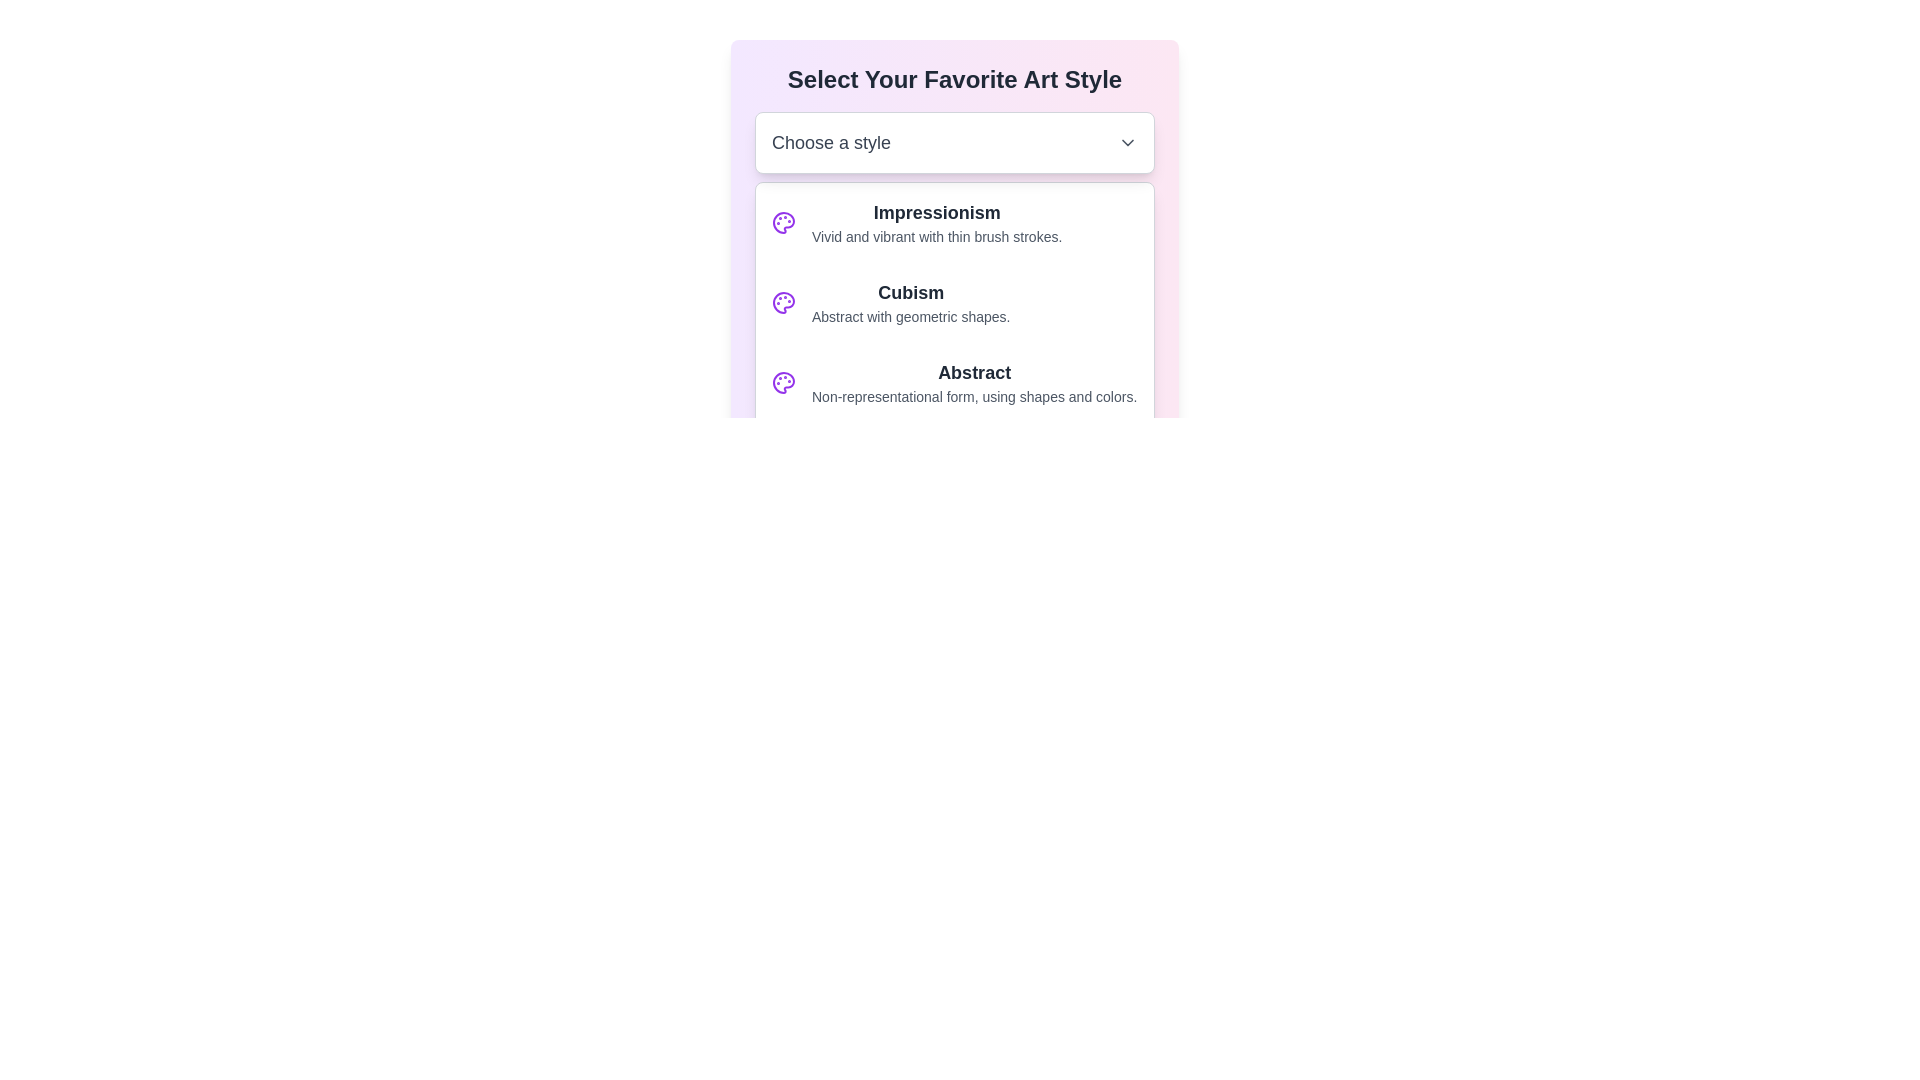  What do you see at coordinates (954, 284) in the screenshot?
I see `keyboard navigation` at bounding box center [954, 284].